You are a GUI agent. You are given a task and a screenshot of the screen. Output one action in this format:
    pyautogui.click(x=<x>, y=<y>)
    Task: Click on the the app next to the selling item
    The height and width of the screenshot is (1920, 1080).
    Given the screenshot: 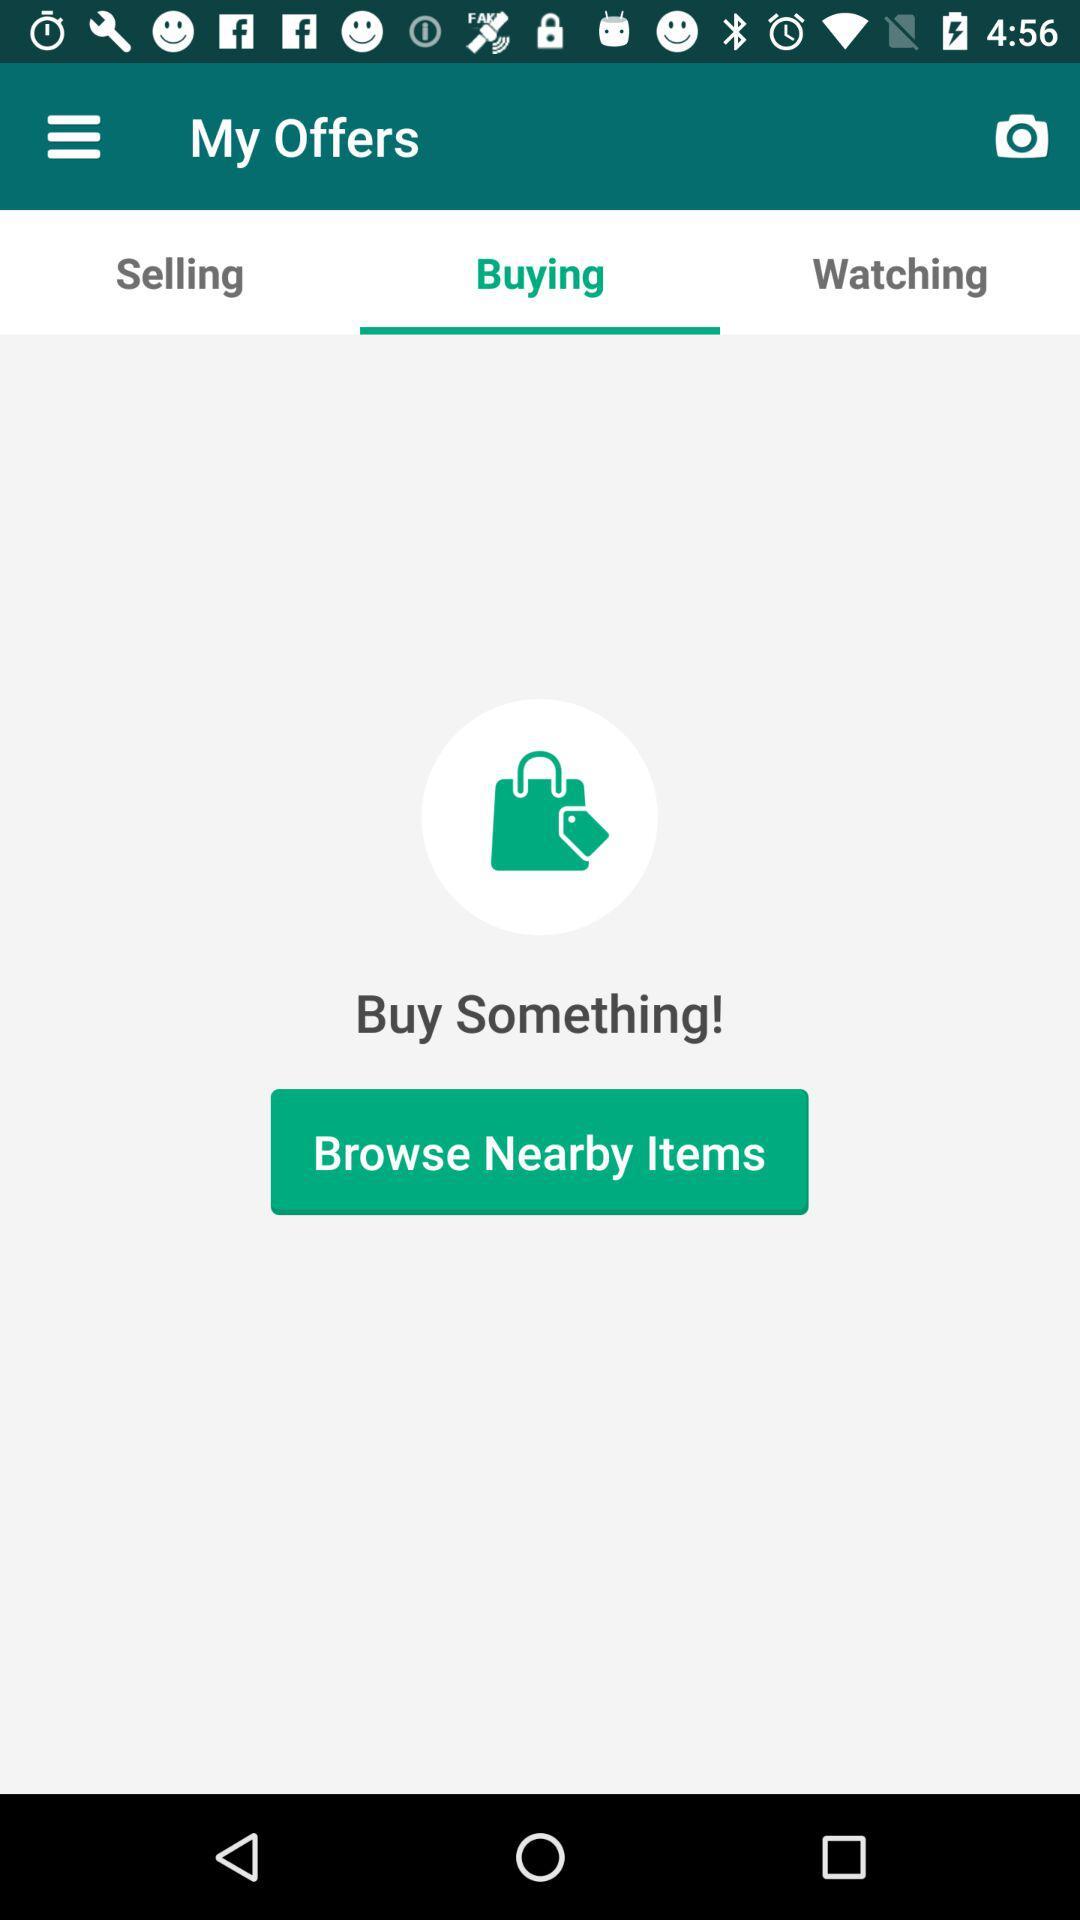 What is the action you would take?
    pyautogui.click(x=540, y=271)
    